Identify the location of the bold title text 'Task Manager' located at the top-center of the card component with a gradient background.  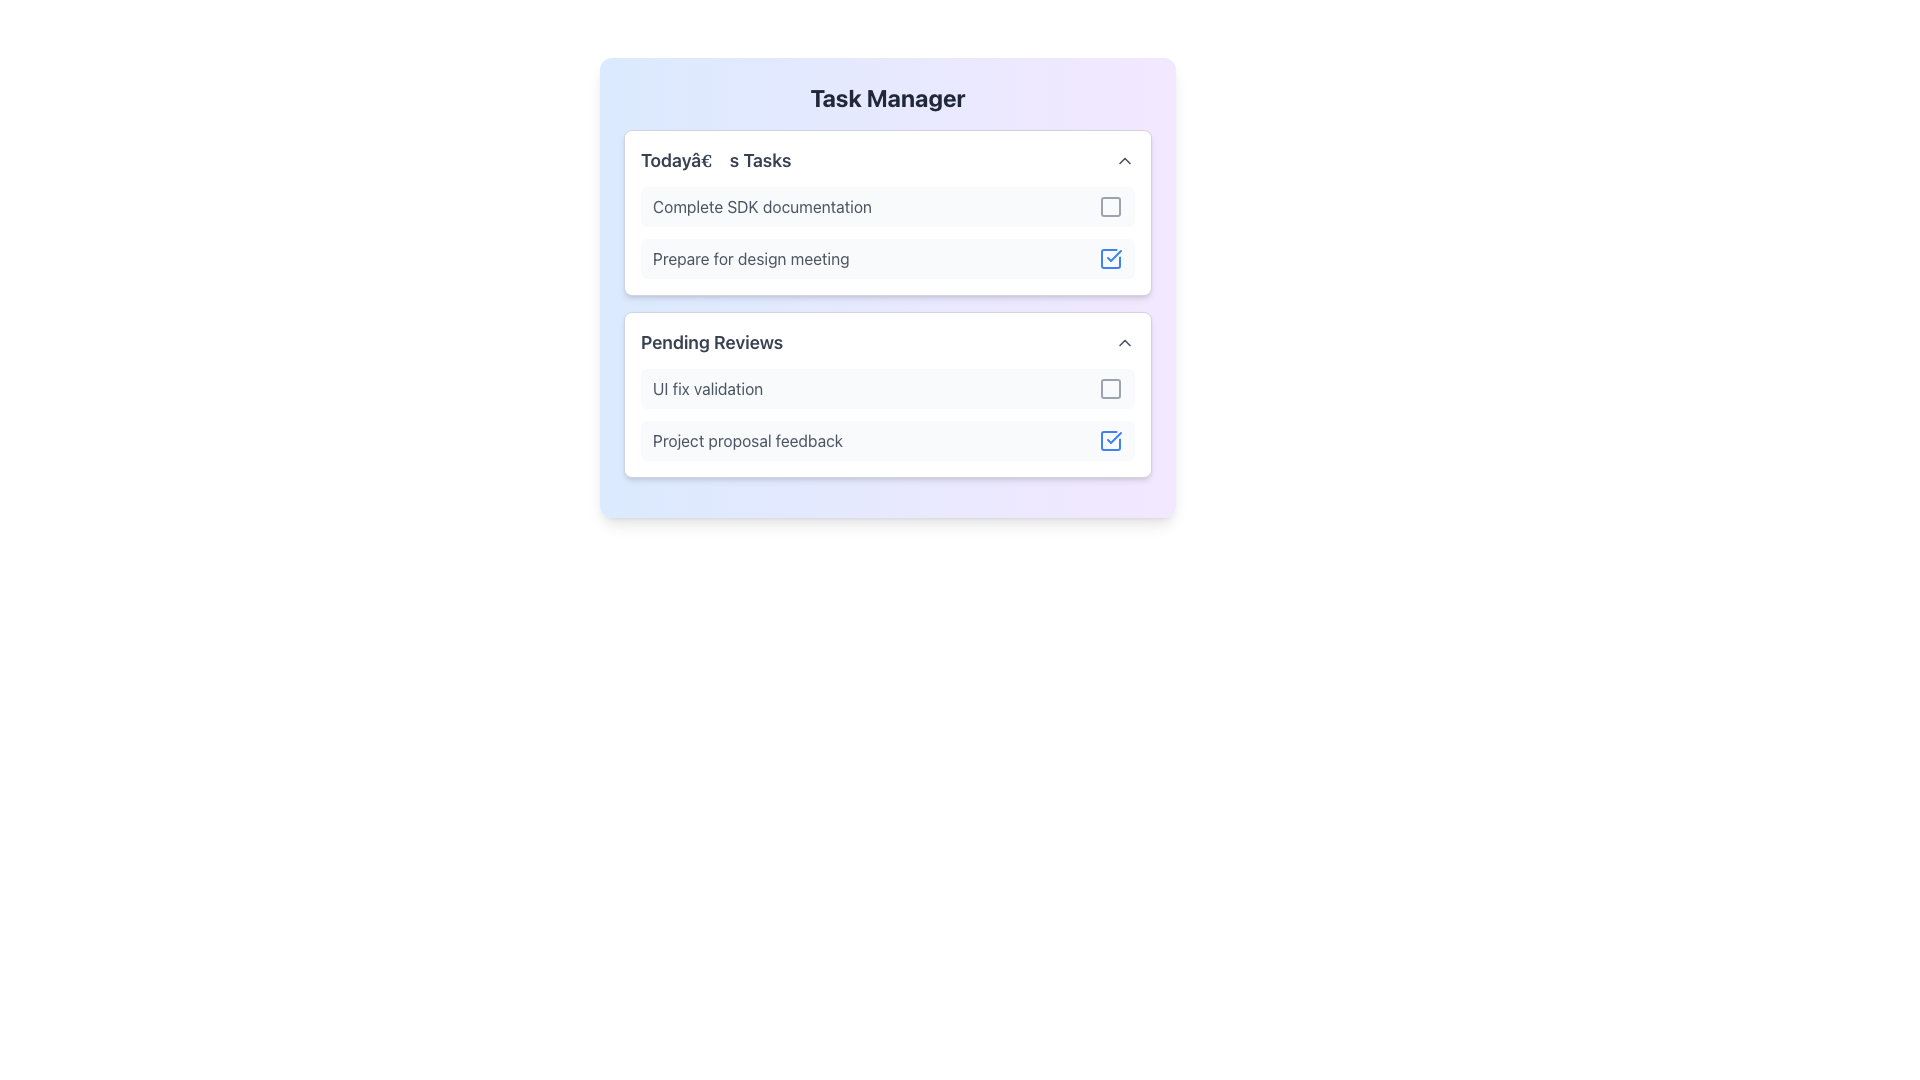
(887, 97).